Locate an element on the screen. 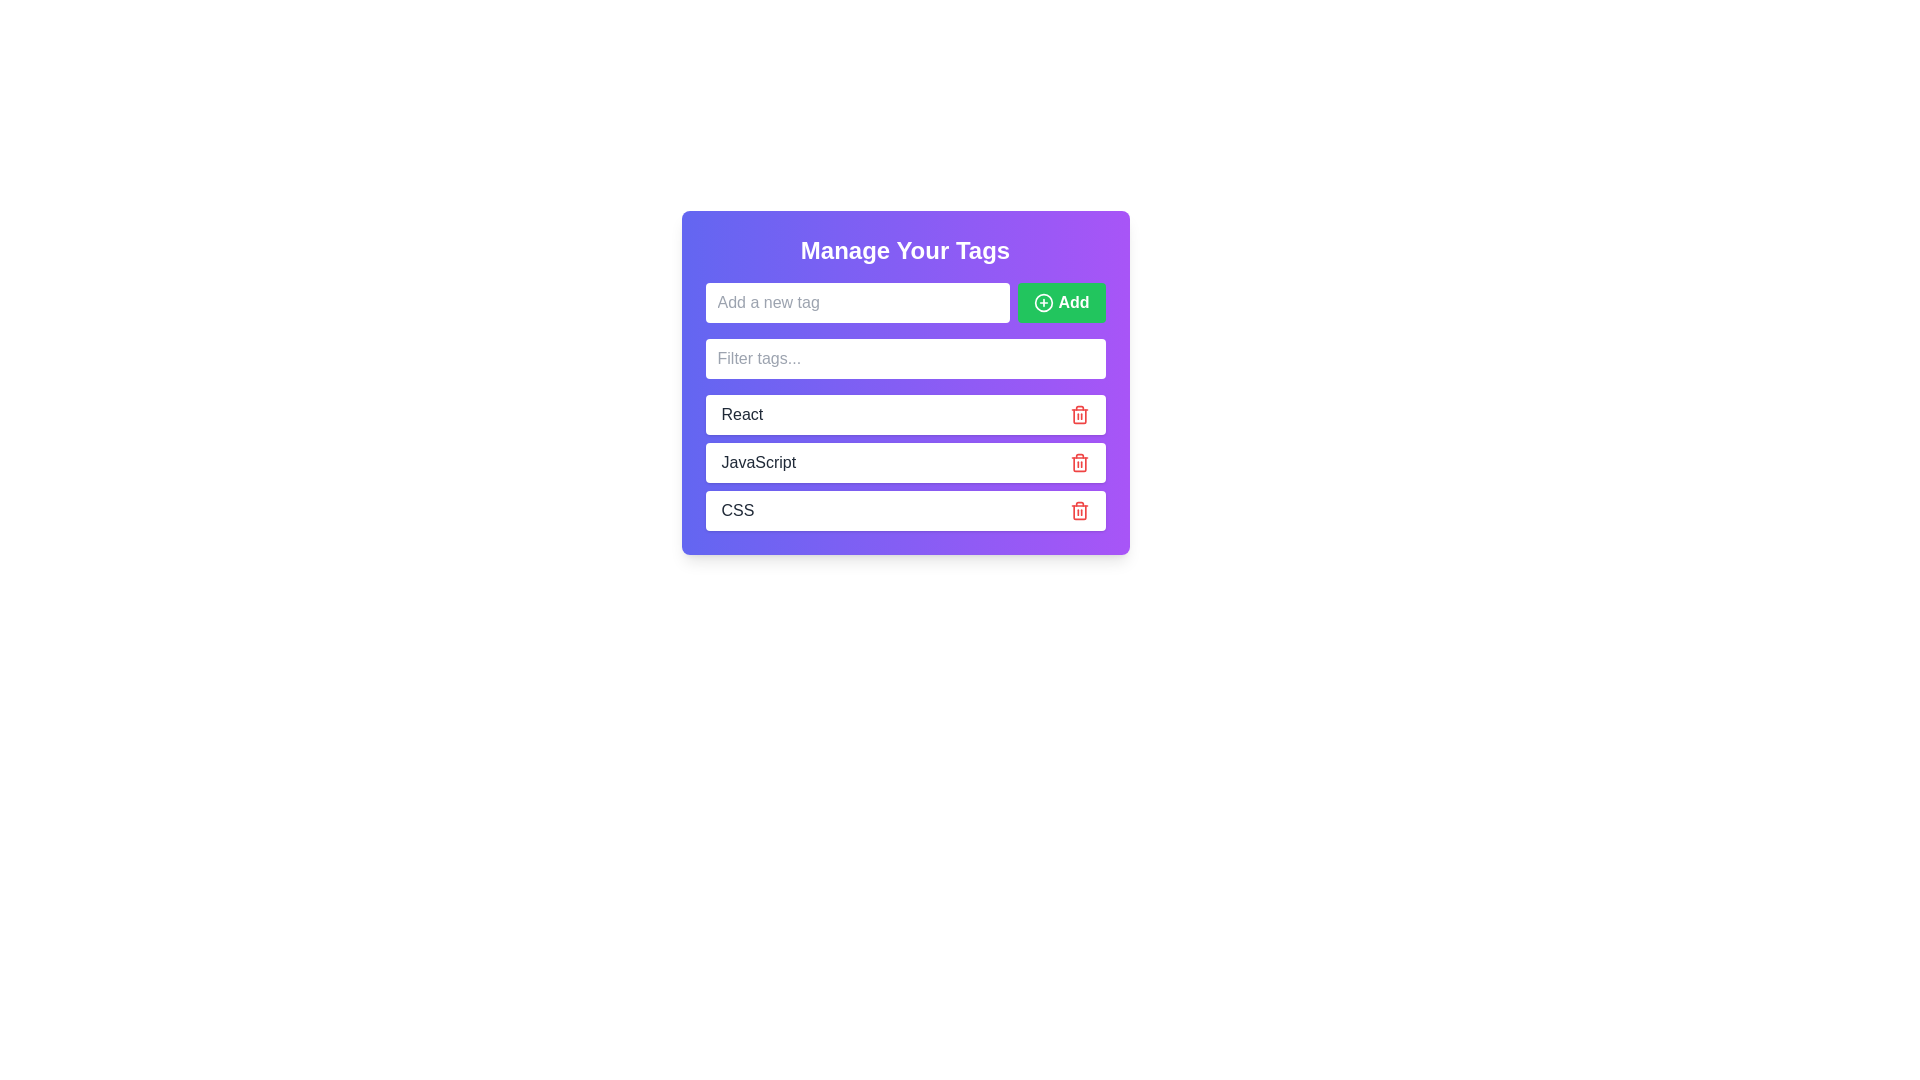  the Tag component labeled 'React' is located at coordinates (904, 414).